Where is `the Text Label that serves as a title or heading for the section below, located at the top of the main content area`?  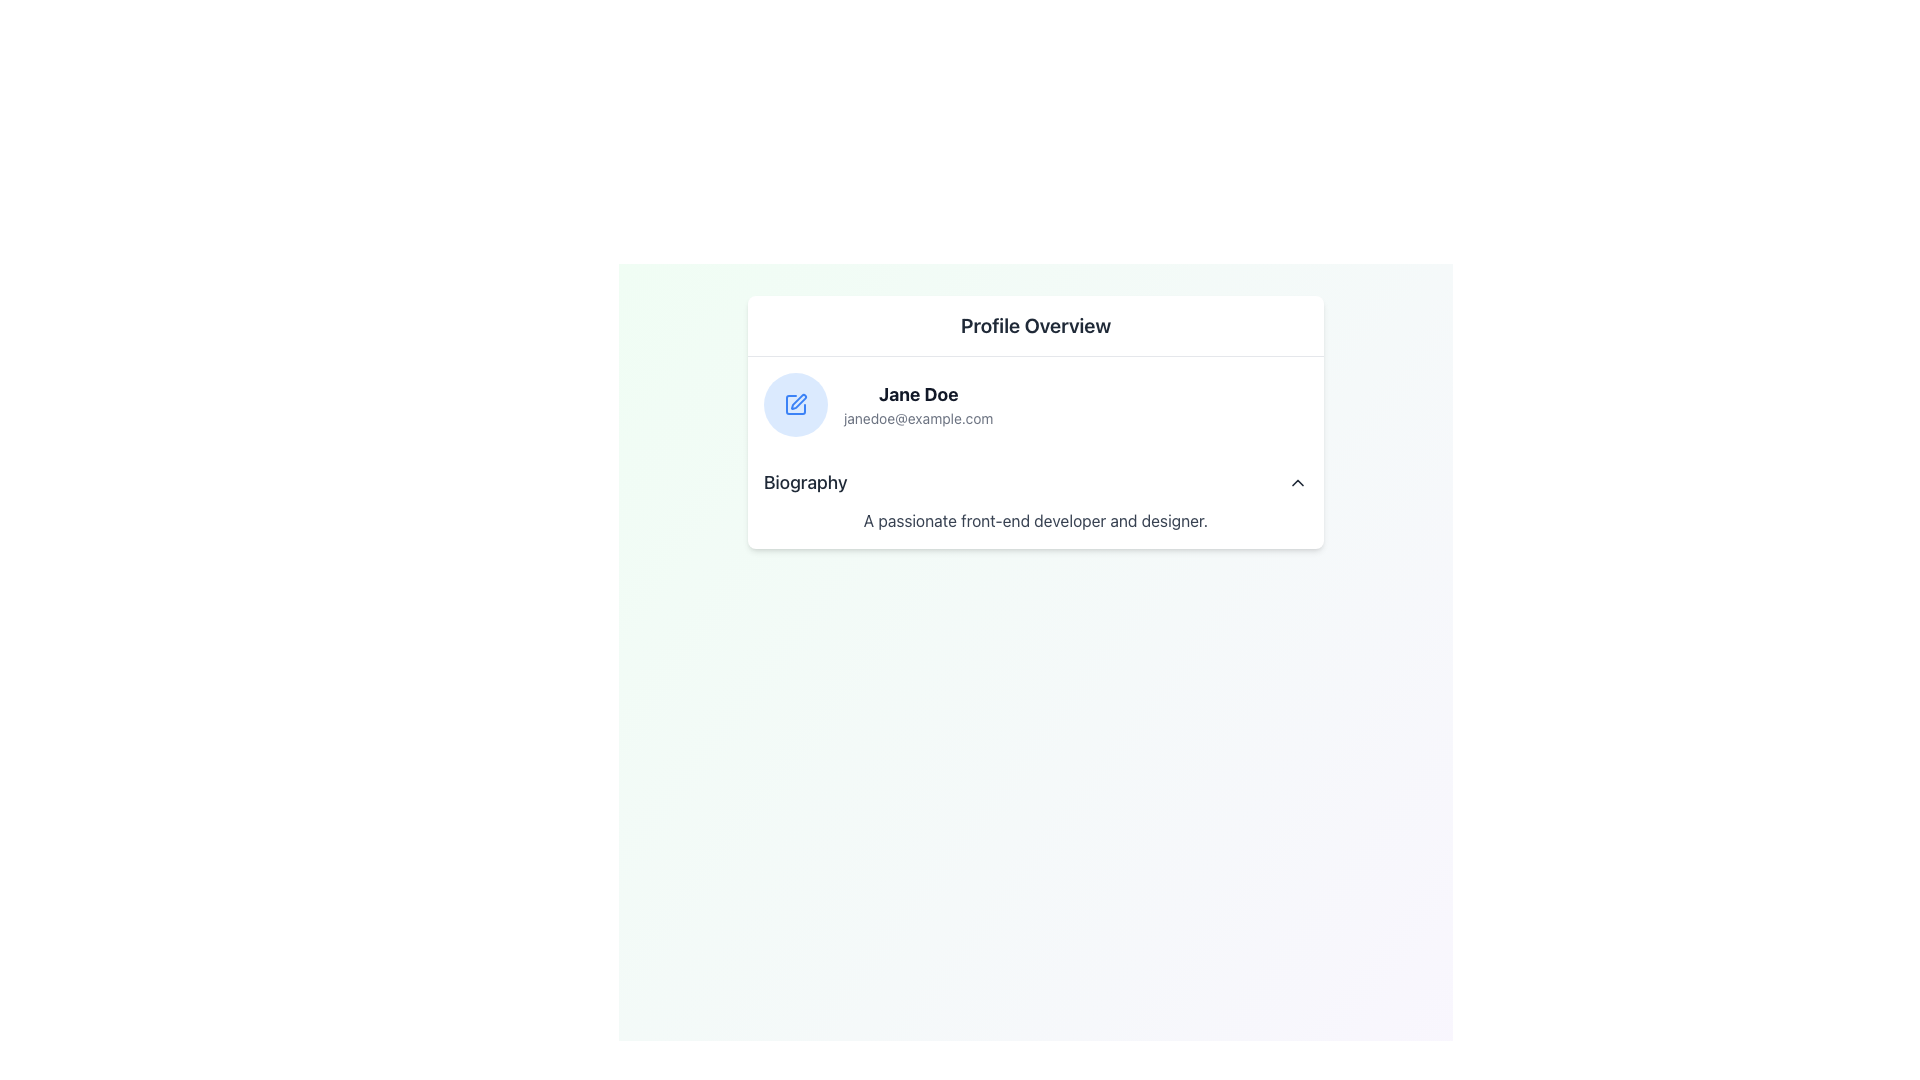 the Text Label that serves as a title or heading for the section below, located at the top of the main content area is located at coordinates (1036, 325).